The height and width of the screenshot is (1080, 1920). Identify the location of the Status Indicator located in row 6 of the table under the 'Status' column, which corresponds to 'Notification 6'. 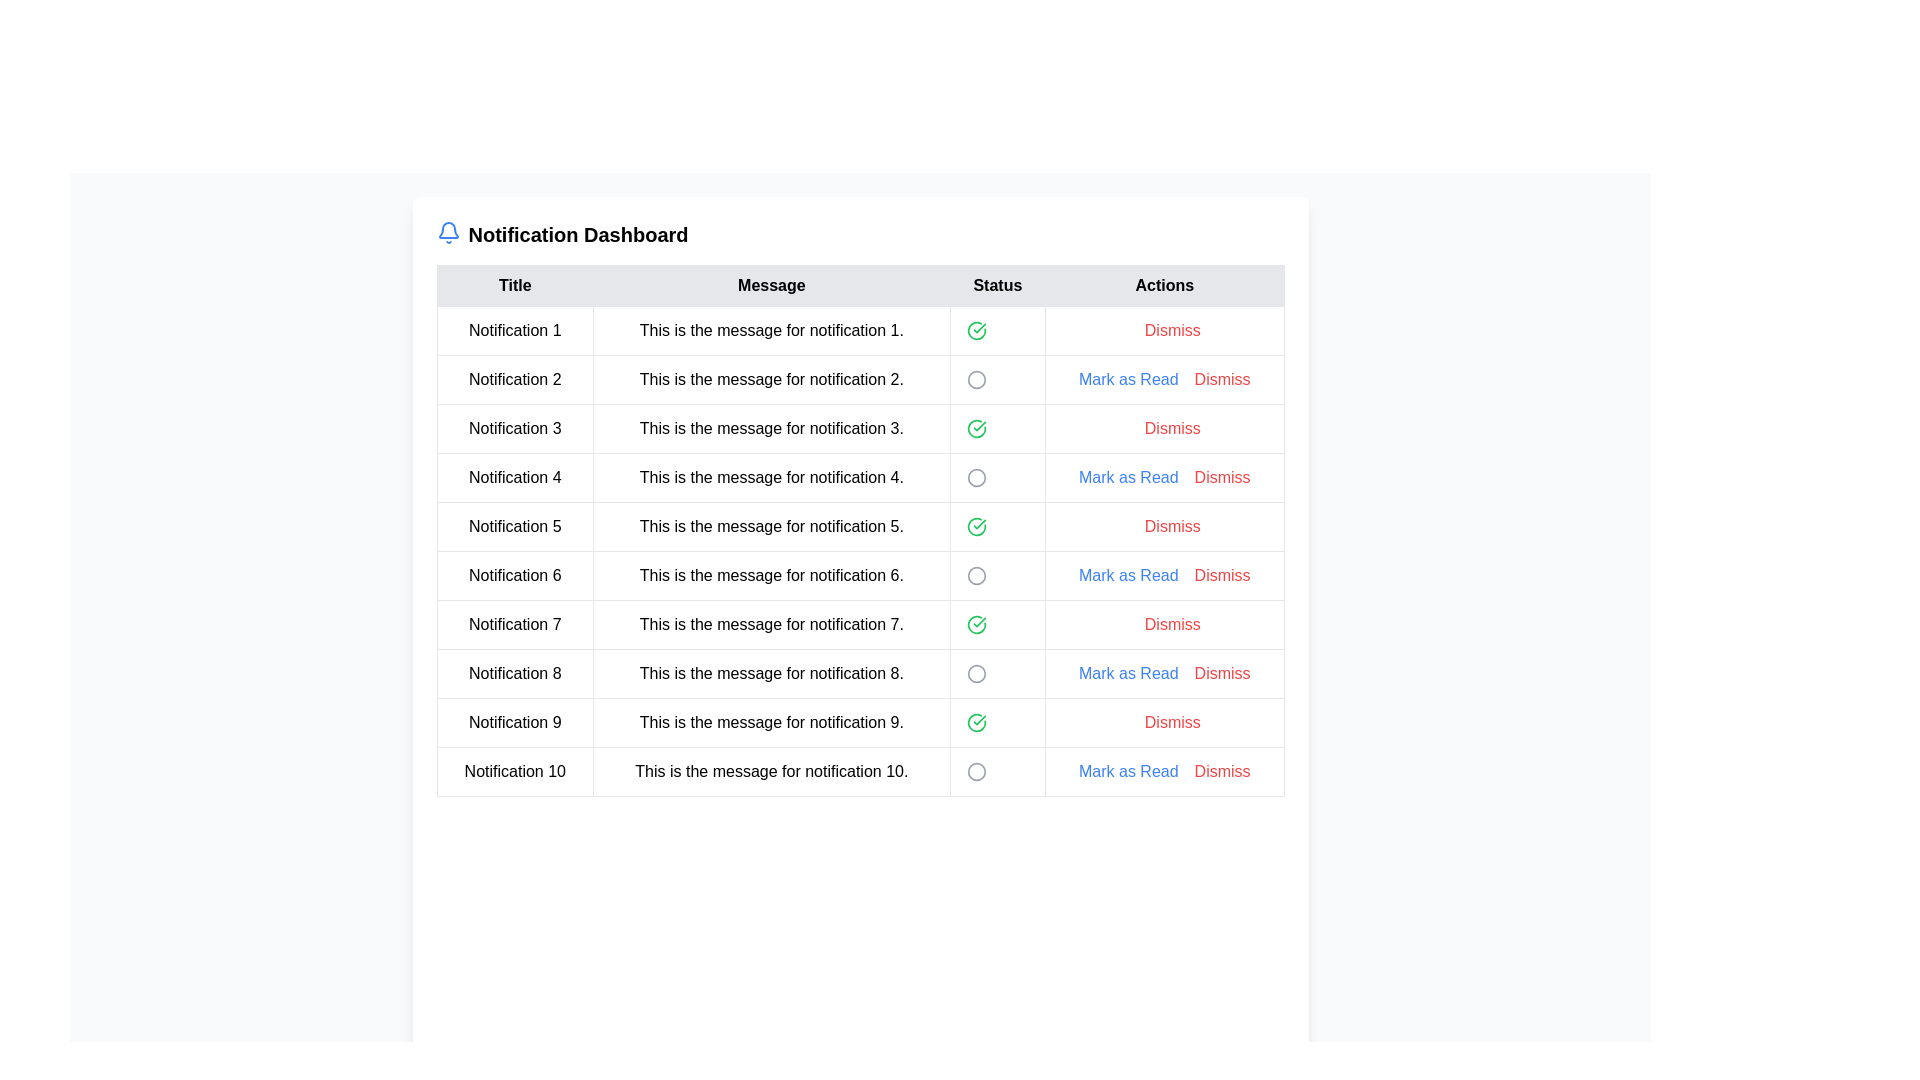
(976, 575).